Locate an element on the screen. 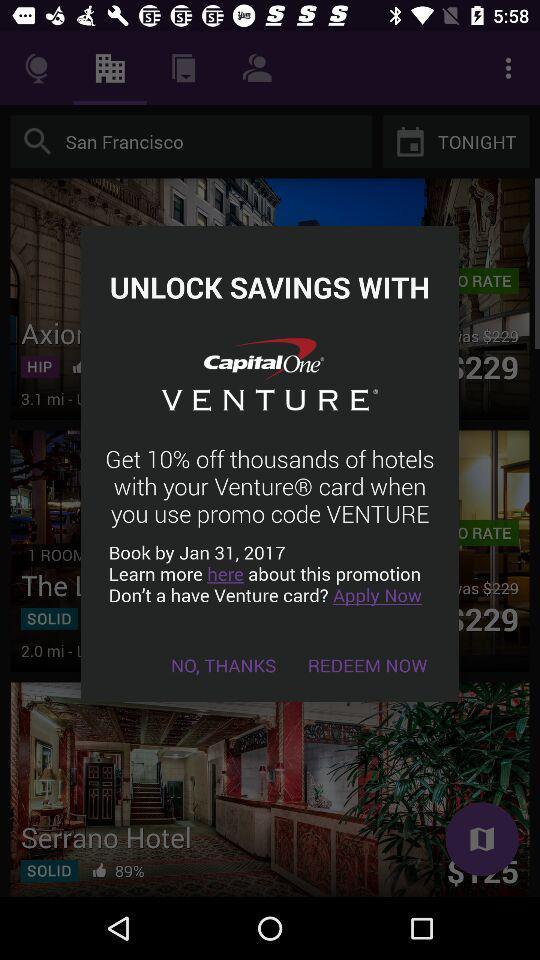 This screenshot has width=540, height=960. the text solid is located at coordinates (49, 618).